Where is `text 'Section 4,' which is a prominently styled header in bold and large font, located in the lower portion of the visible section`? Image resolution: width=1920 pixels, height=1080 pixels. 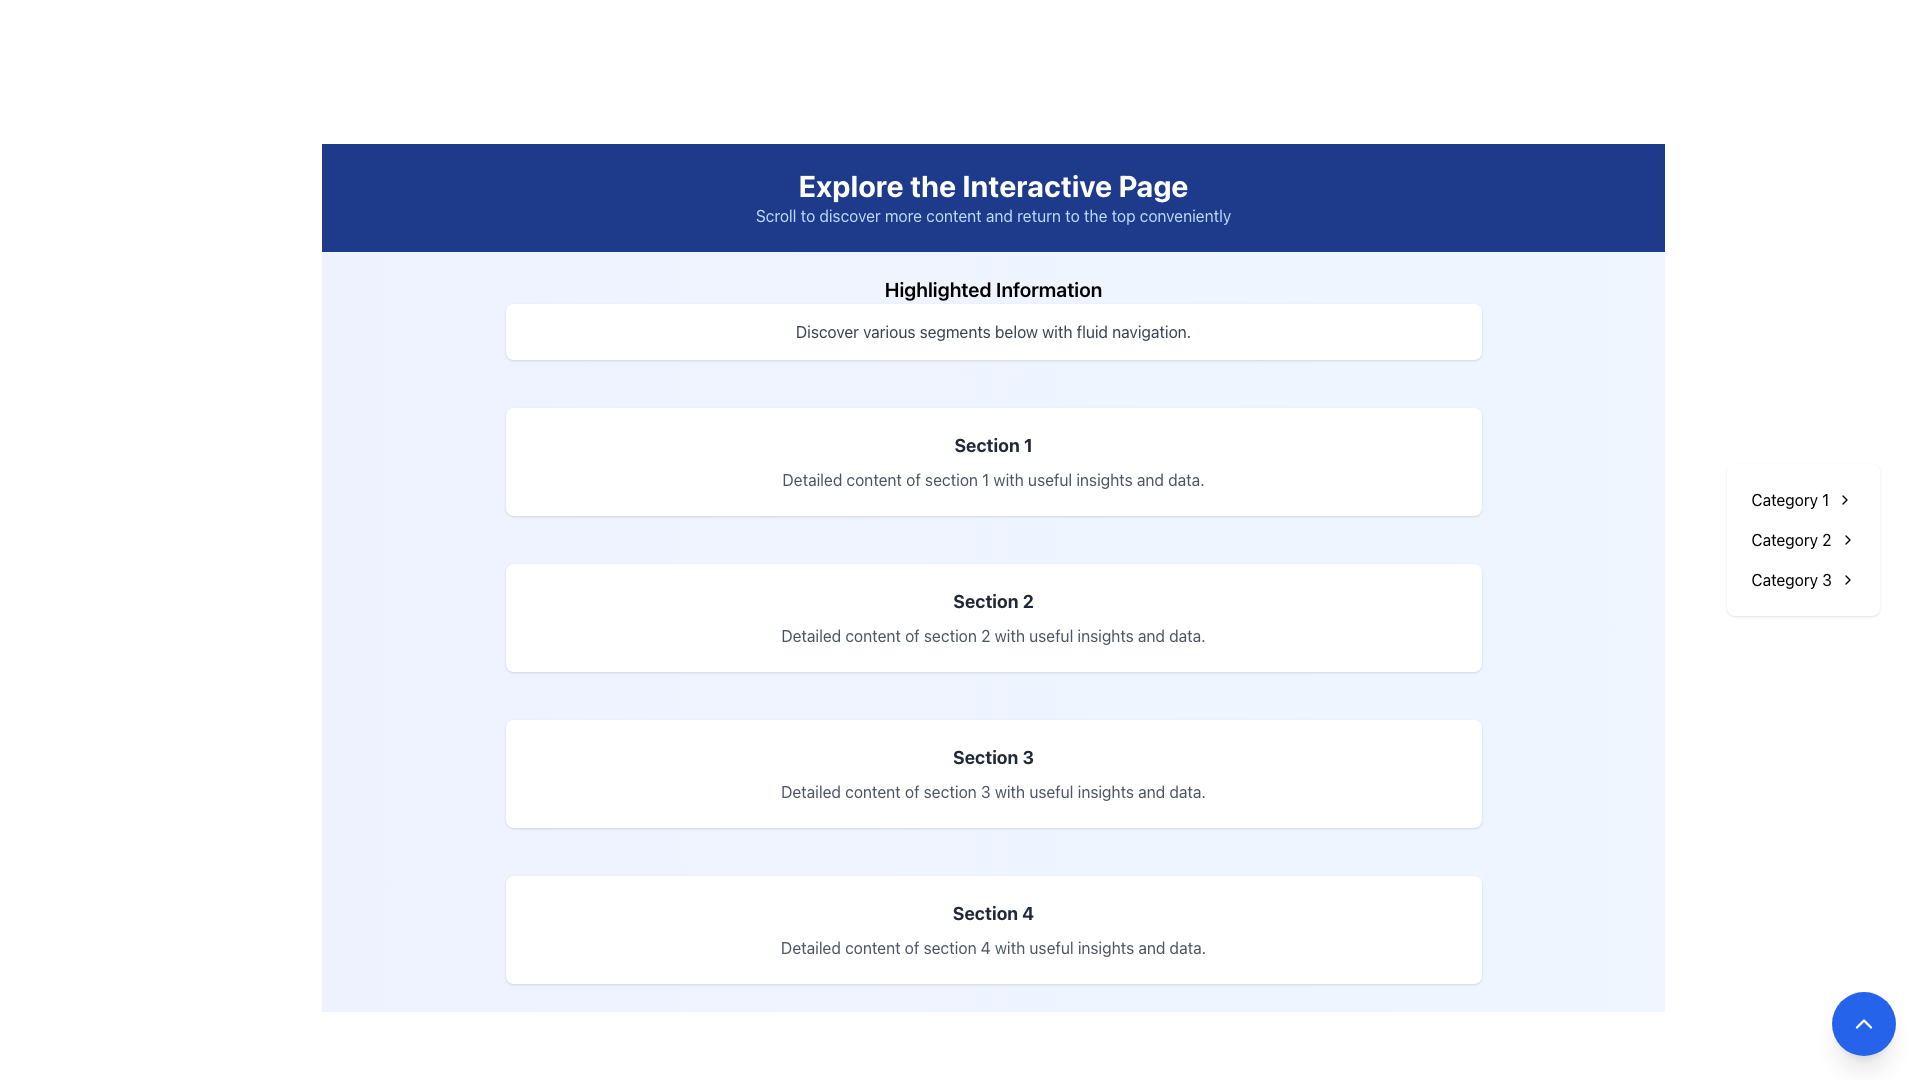
text 'Section 4,' which is a prominently styled header in bold and large font, located in the lower portion of the visible section is located at coordinates (993, 914).